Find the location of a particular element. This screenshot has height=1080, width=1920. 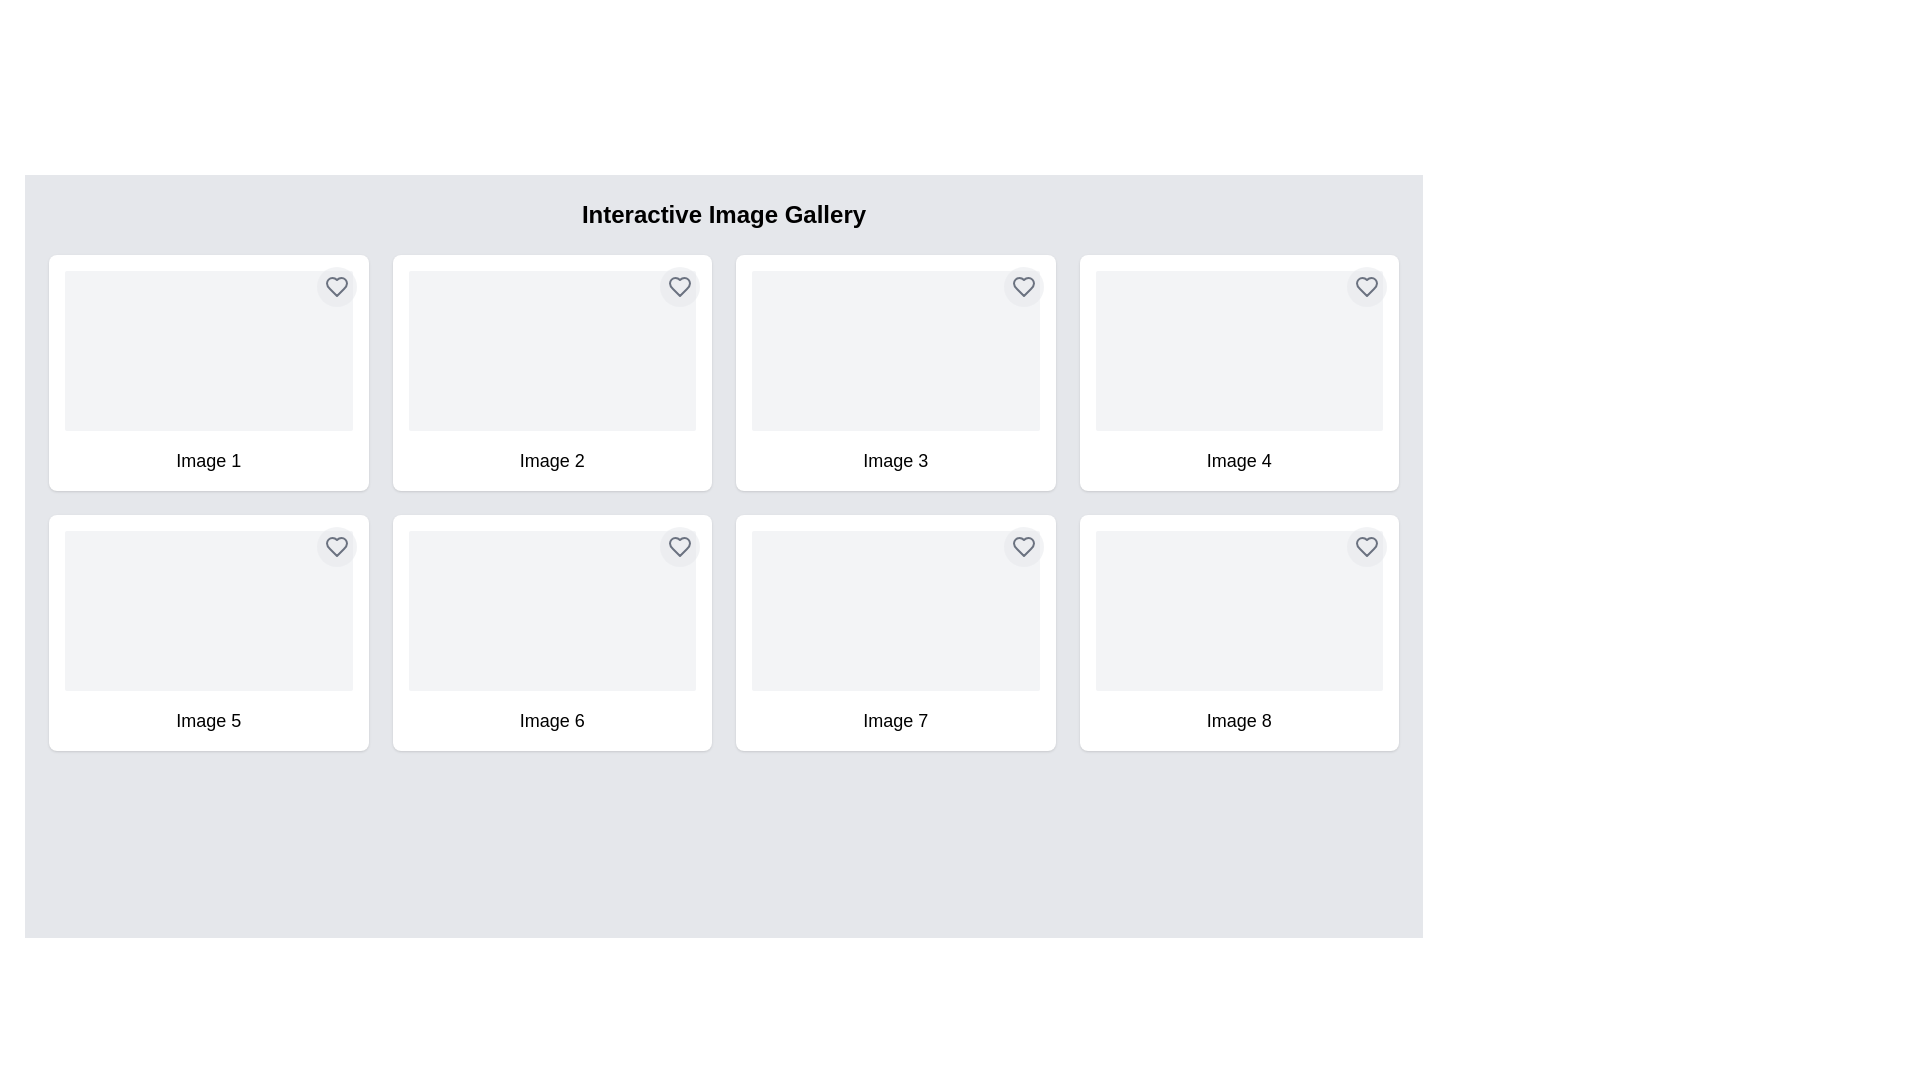

the descriptive text label for the eighth image tile in the 'Interactive Image Gallery', which is located at the bottom center of the tile, below an image placeholder and interactive elements is located at coordinates (1238, 721).